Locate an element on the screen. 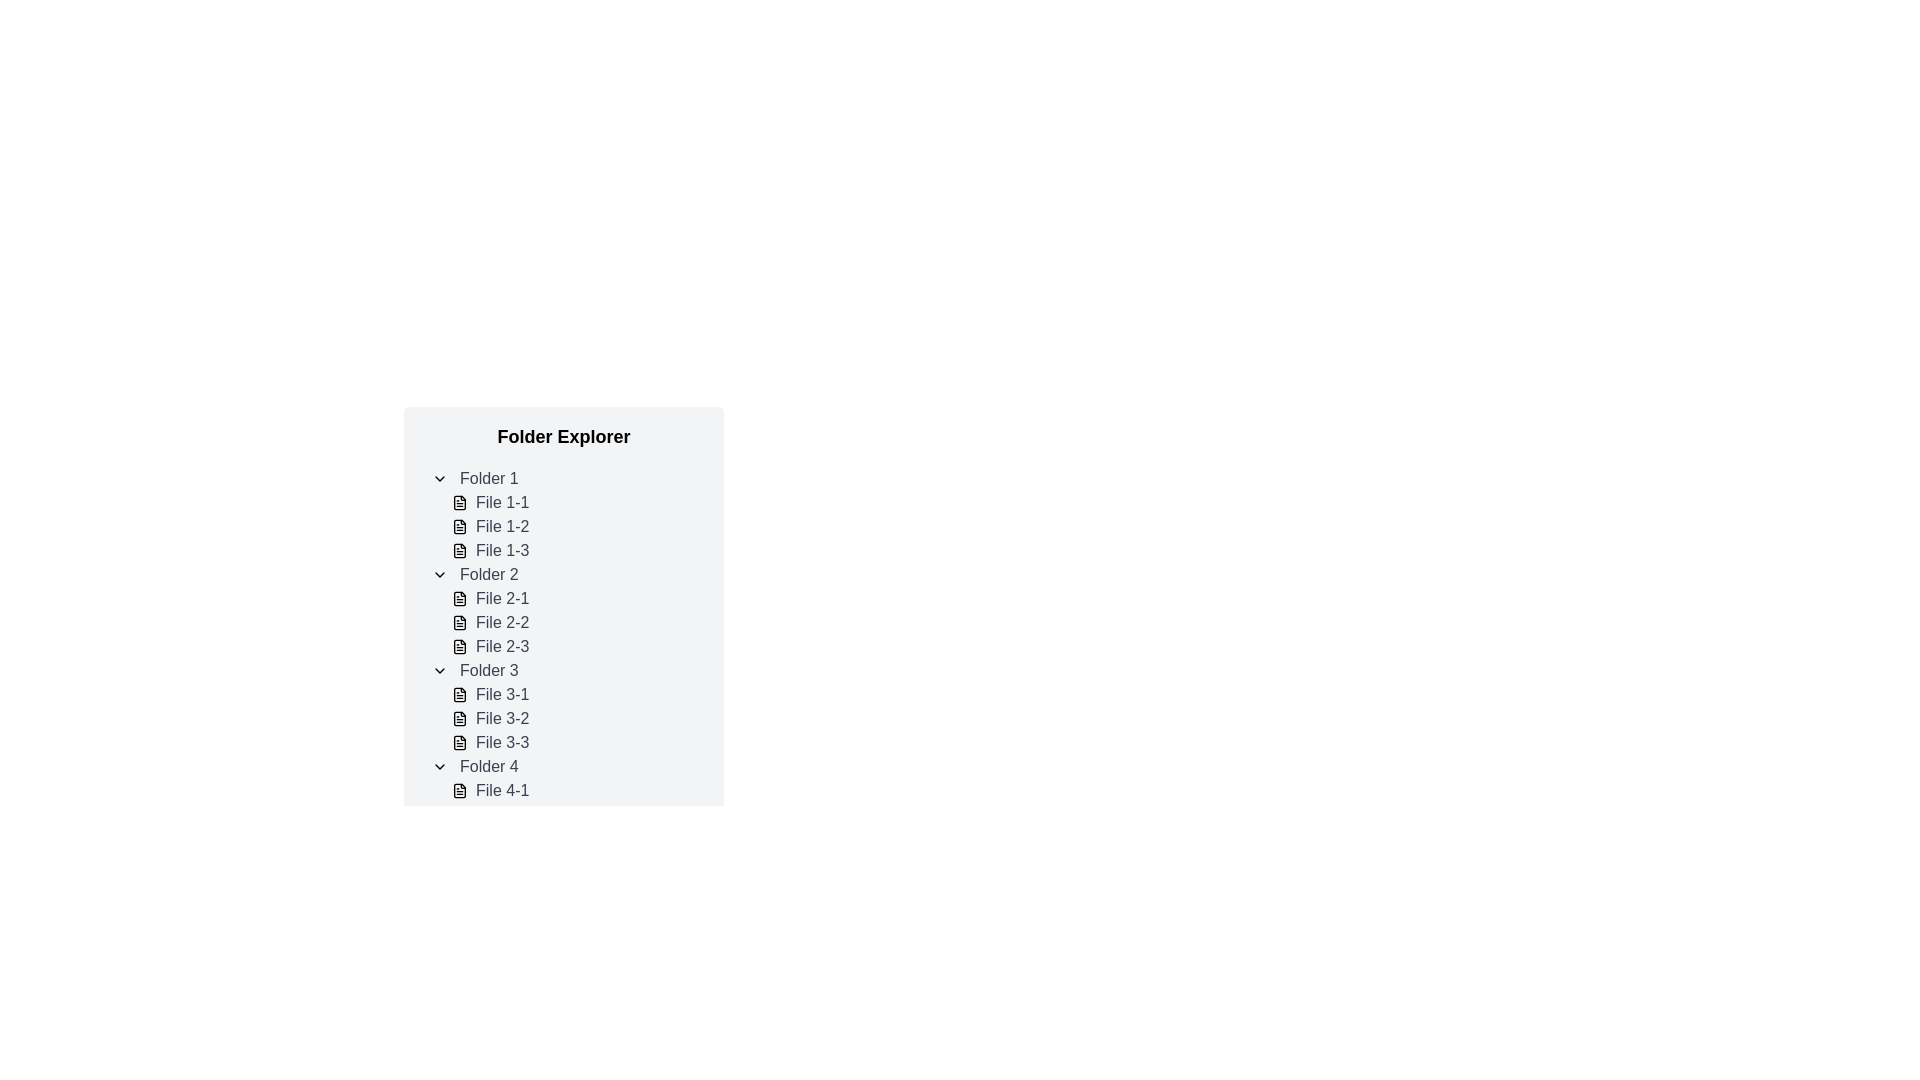 The image size is (1920, 1080). the second file icon resembling a page document located next to 'File 1-2' under the expandable section titled 'Folder 1' is located at coordinates (459, 526).